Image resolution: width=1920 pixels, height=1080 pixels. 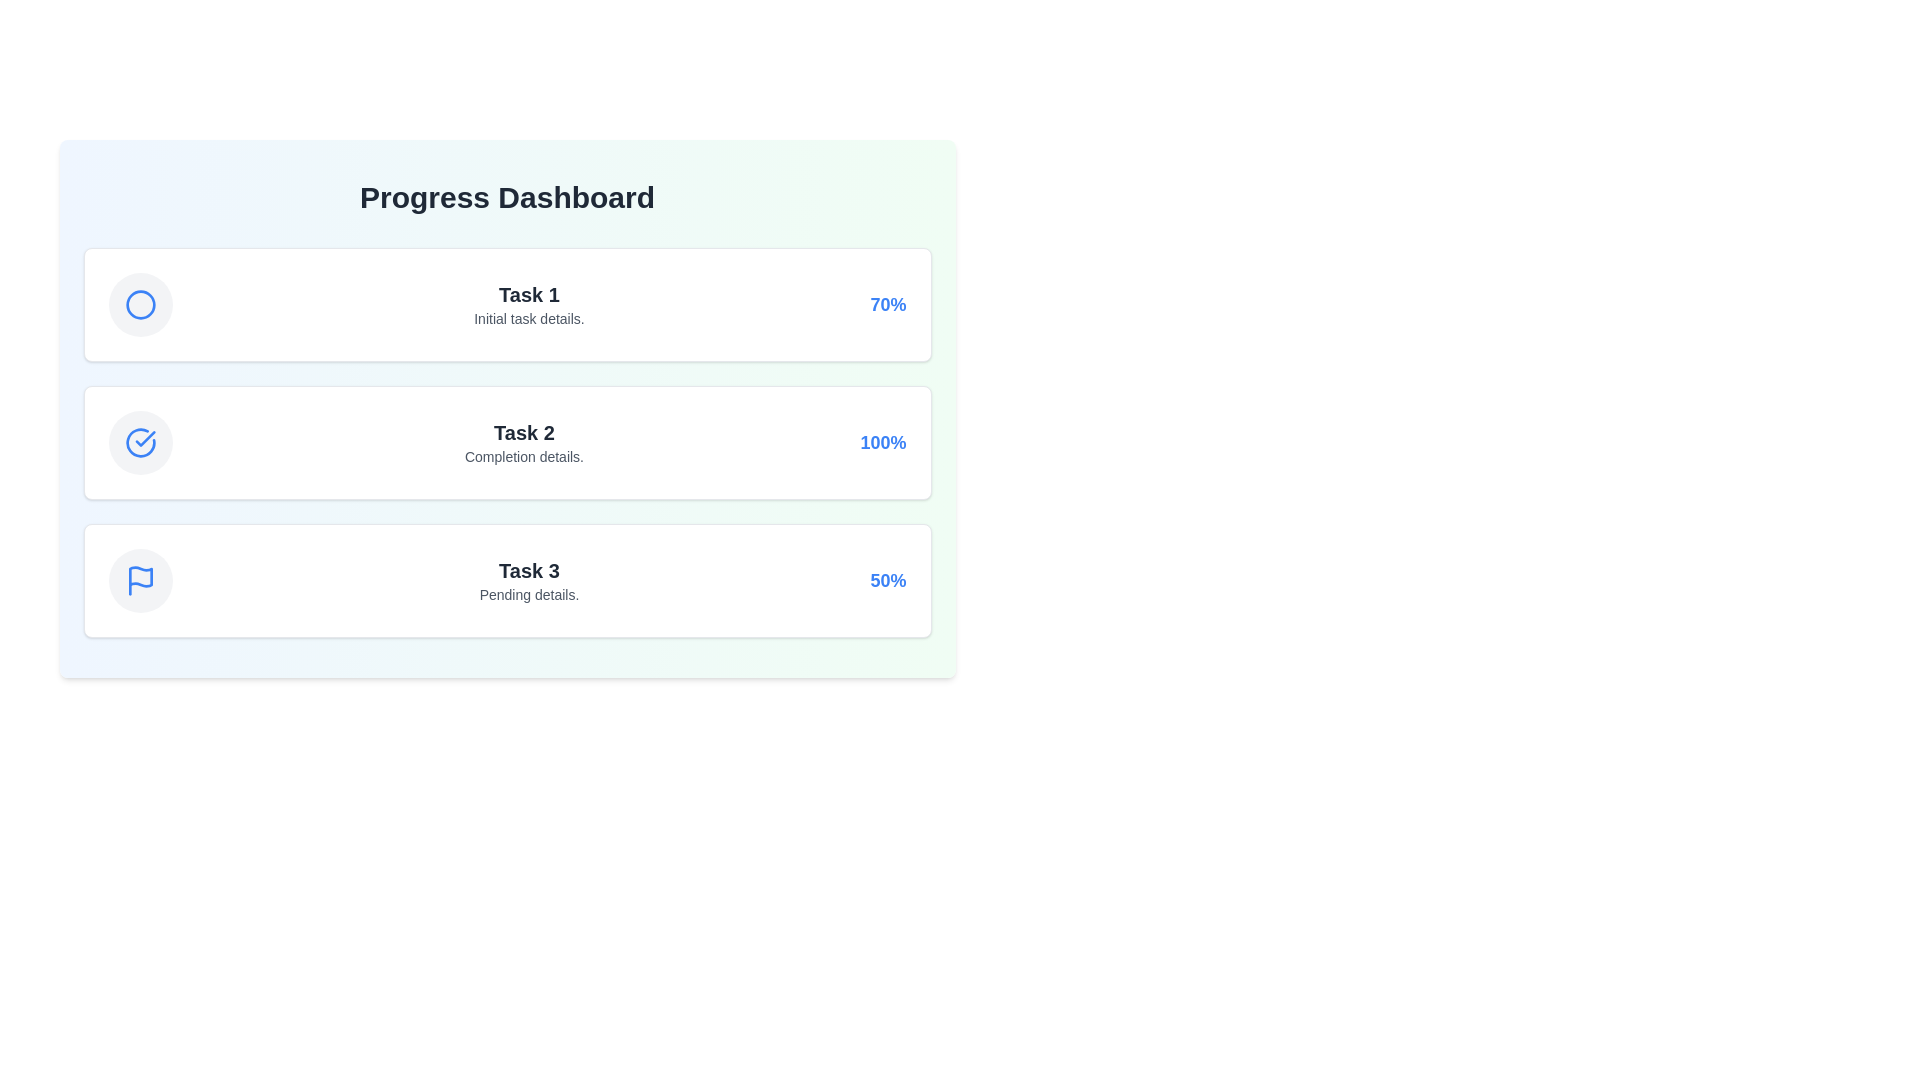 I want to click on descriptive text block for 'Task 2' which contains the title and completion details, so click(x=524, y=442).